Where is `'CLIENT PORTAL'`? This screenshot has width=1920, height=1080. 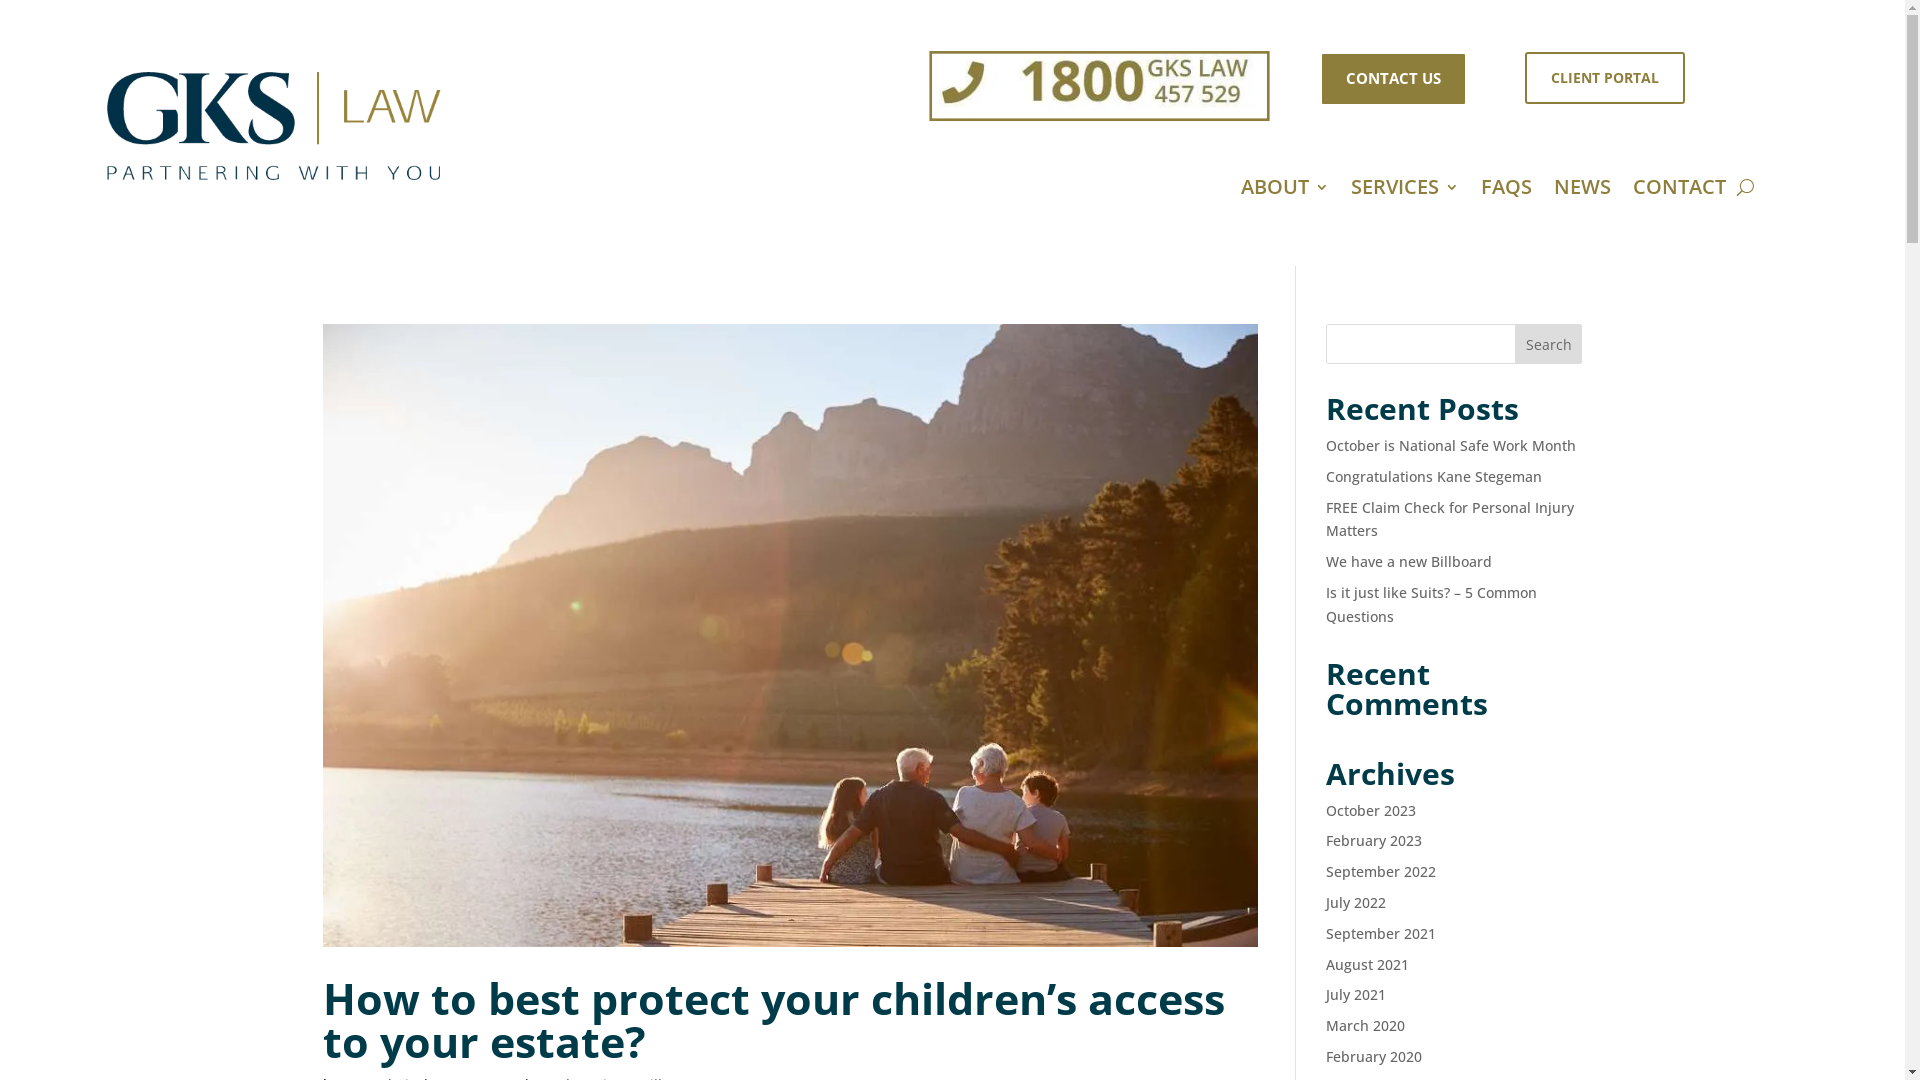 'CLIENT PORTAL' is located at coordinates (1604, 76).